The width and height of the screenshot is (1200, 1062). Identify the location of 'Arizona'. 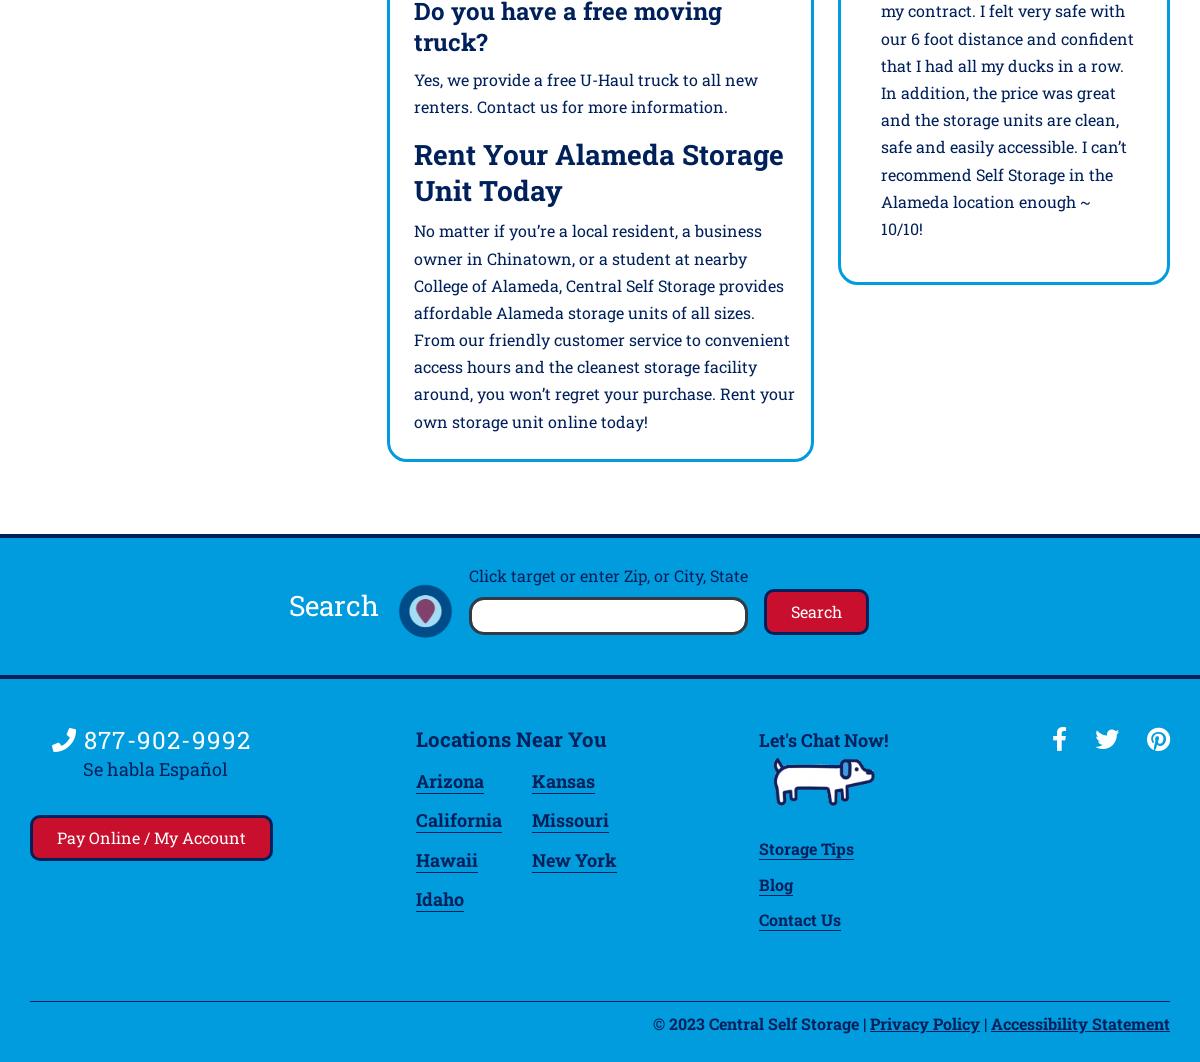
(449, 780).